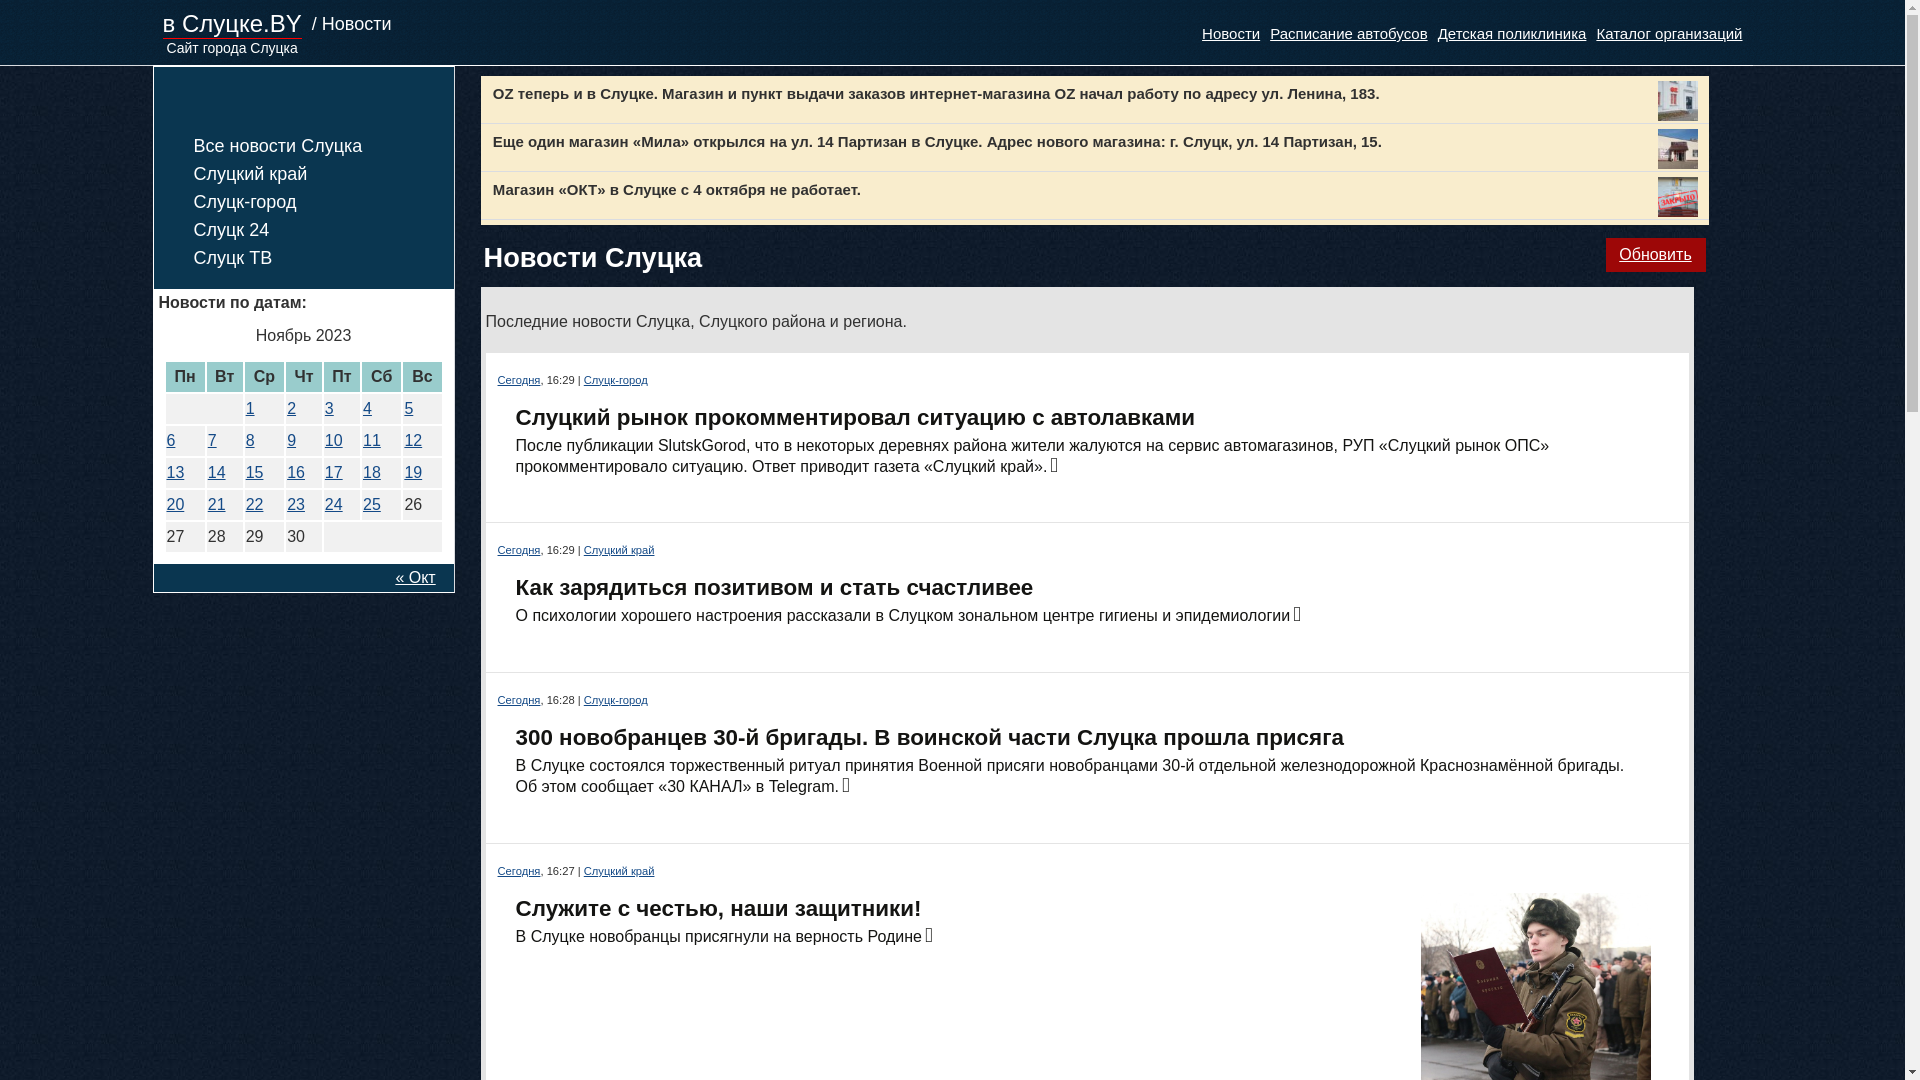  What do you see at coordinates (174, 472) in the screenshot?
I see `'13'` at bounding box center [174, 472].